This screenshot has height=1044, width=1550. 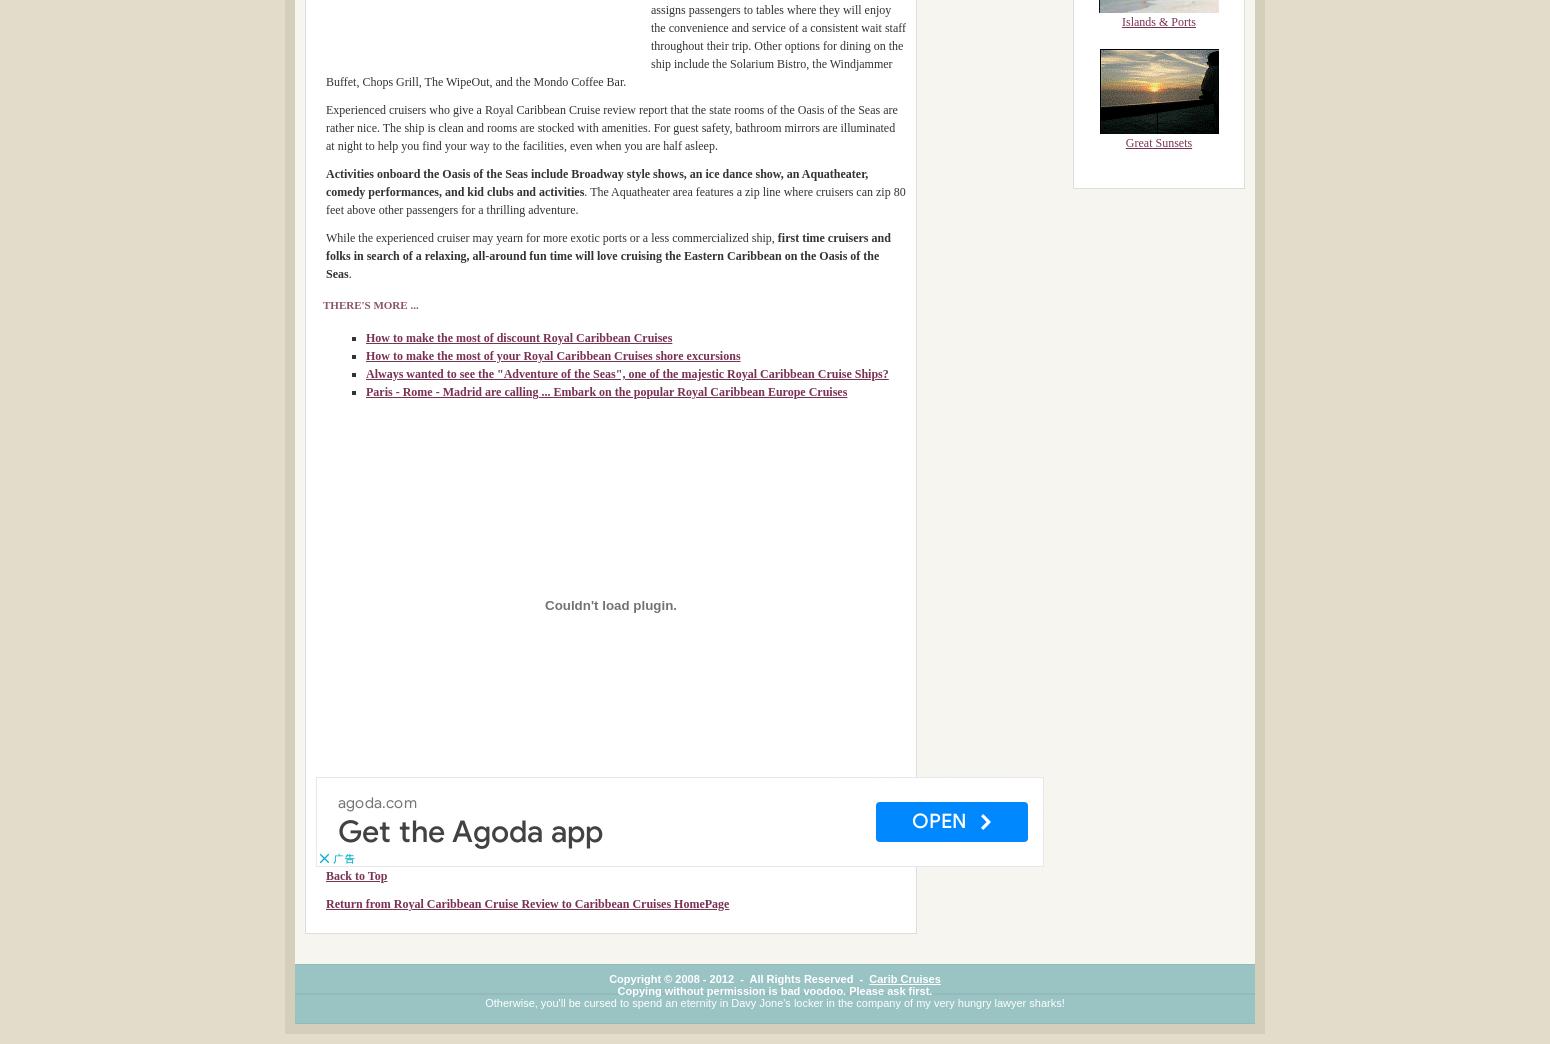 I want to click on 'While the experienced cruiser may yearn
for more exotic ports or a less commercialized ship,', so click(x=324, y=238).